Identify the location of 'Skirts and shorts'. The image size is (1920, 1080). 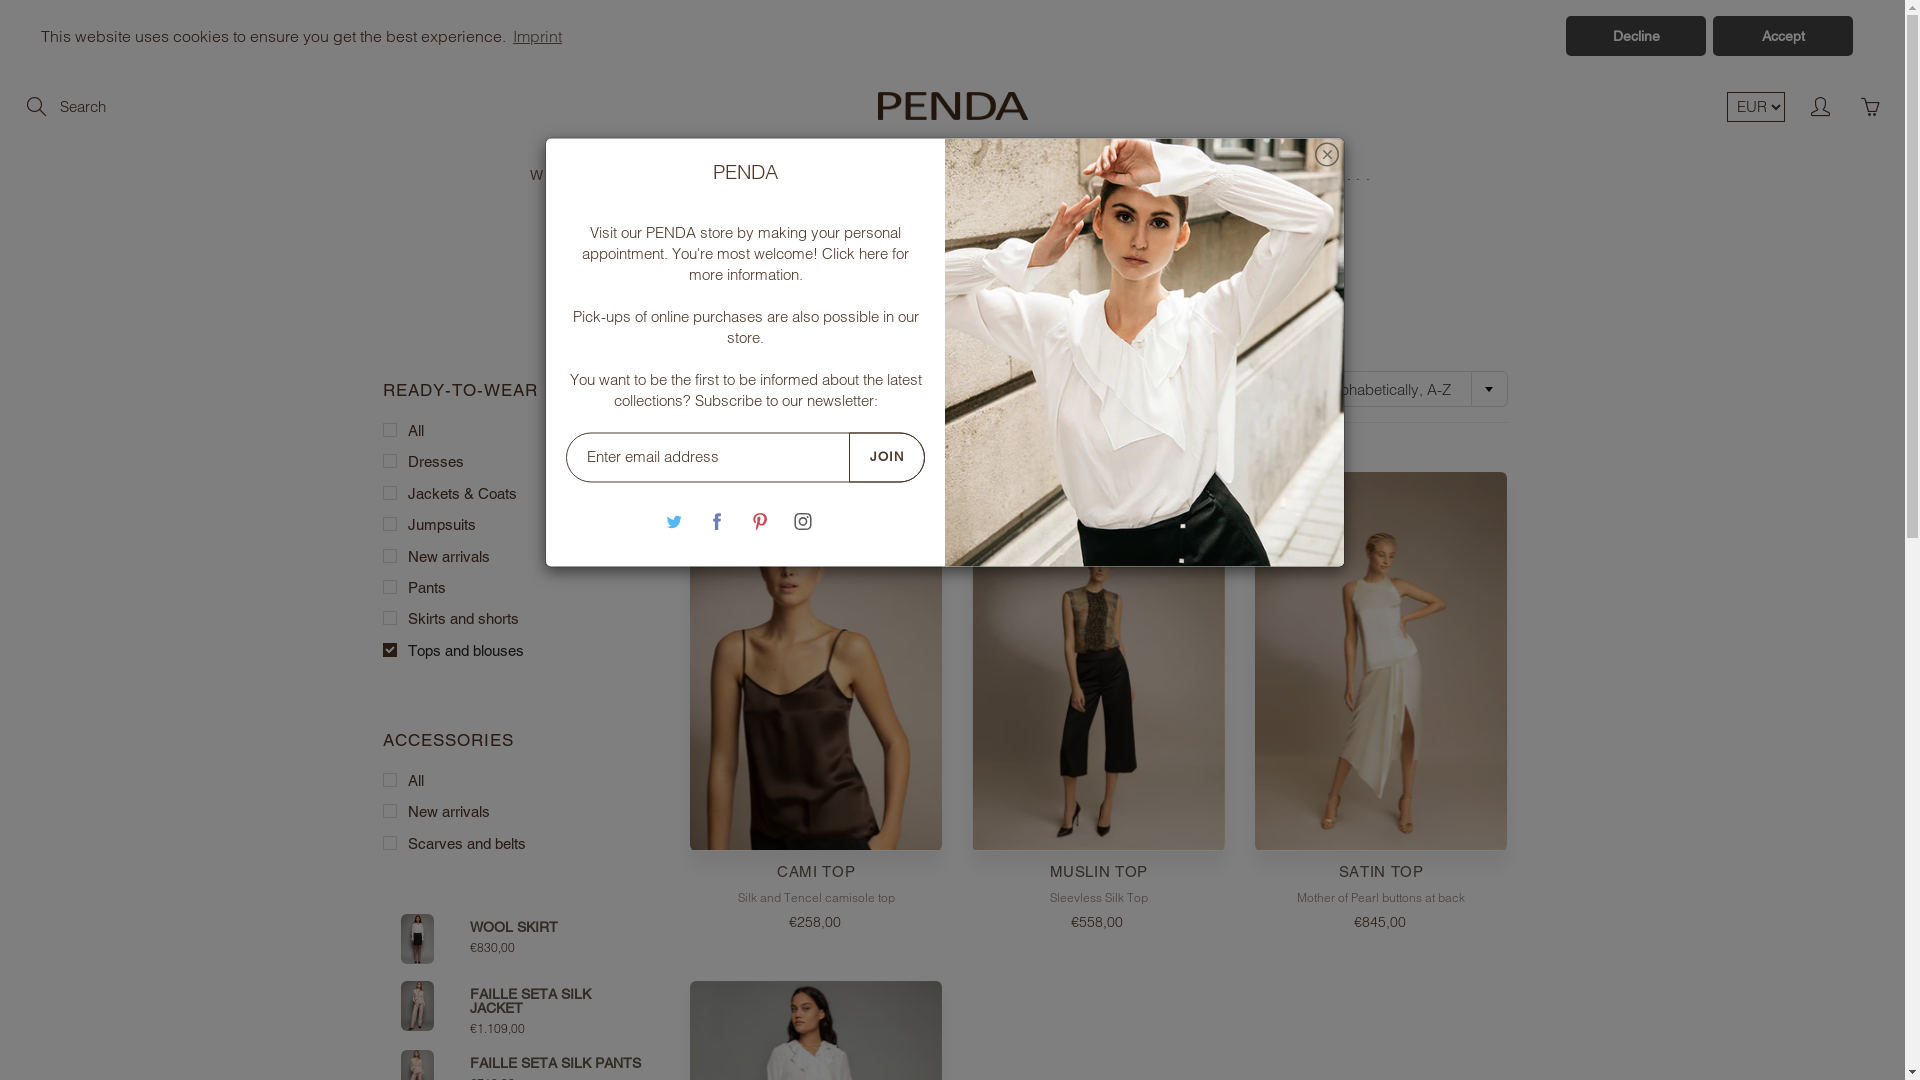
(382, 617).